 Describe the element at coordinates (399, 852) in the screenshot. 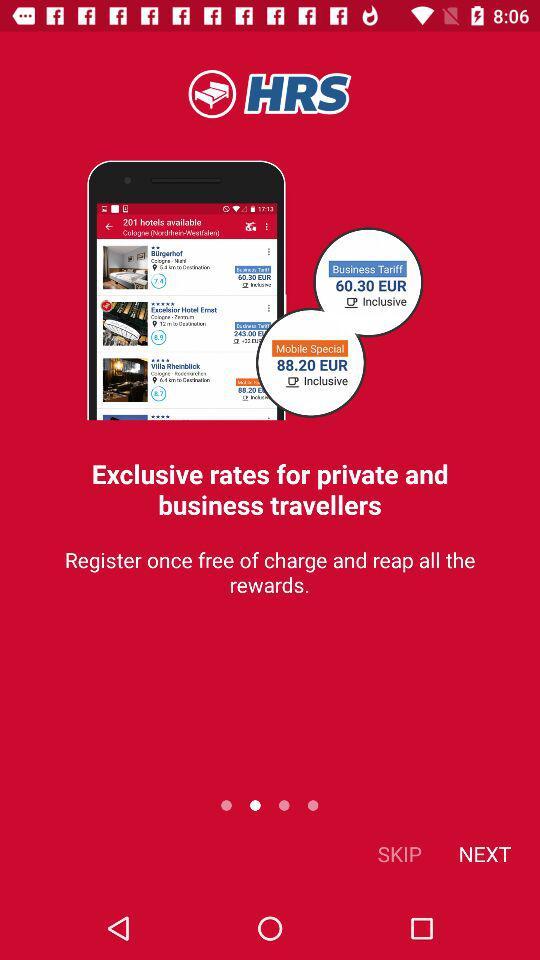

I see `icon next to the next` at that location.